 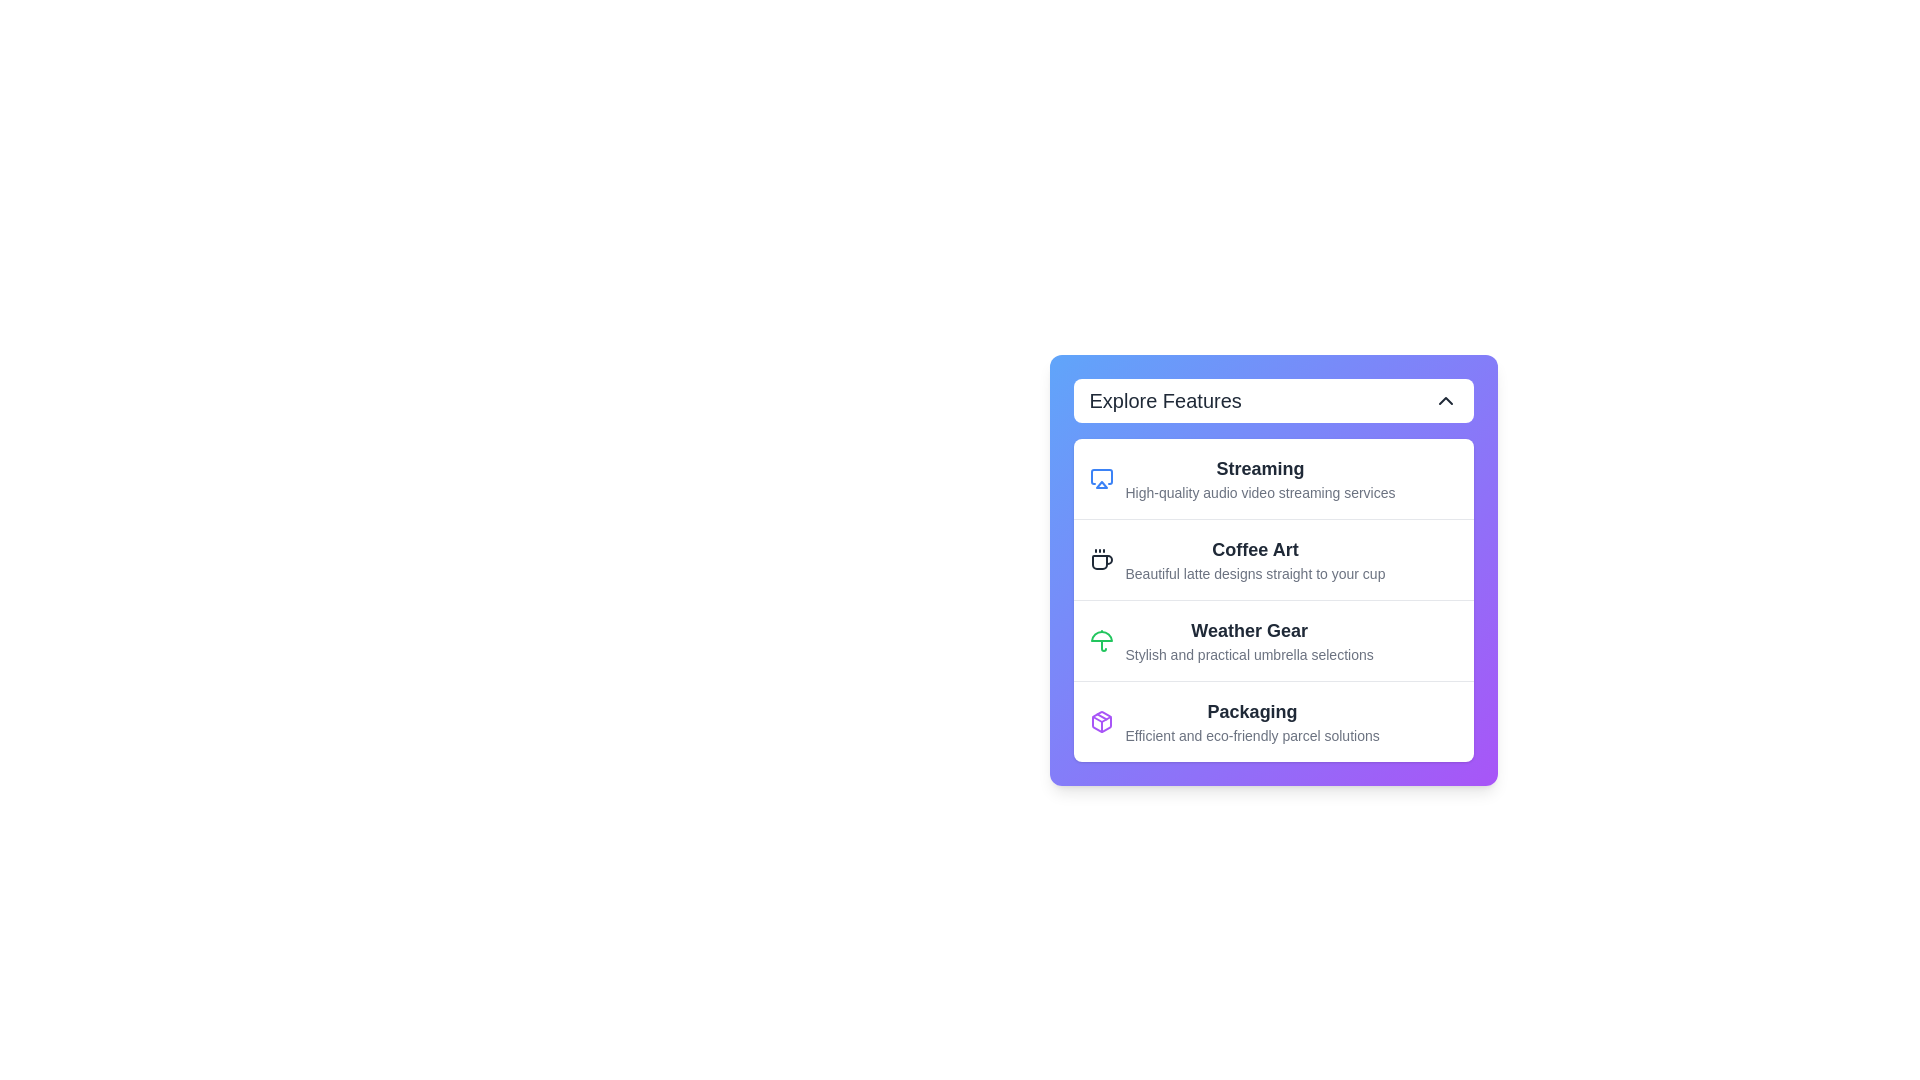 What do you see at coordinates (1259, 469) in the screenshot?
I see `the bold, black text label reading 'Streaming' located at the top center of the blue card titled 'Explore Features'` at bounding box center [1259, 469].